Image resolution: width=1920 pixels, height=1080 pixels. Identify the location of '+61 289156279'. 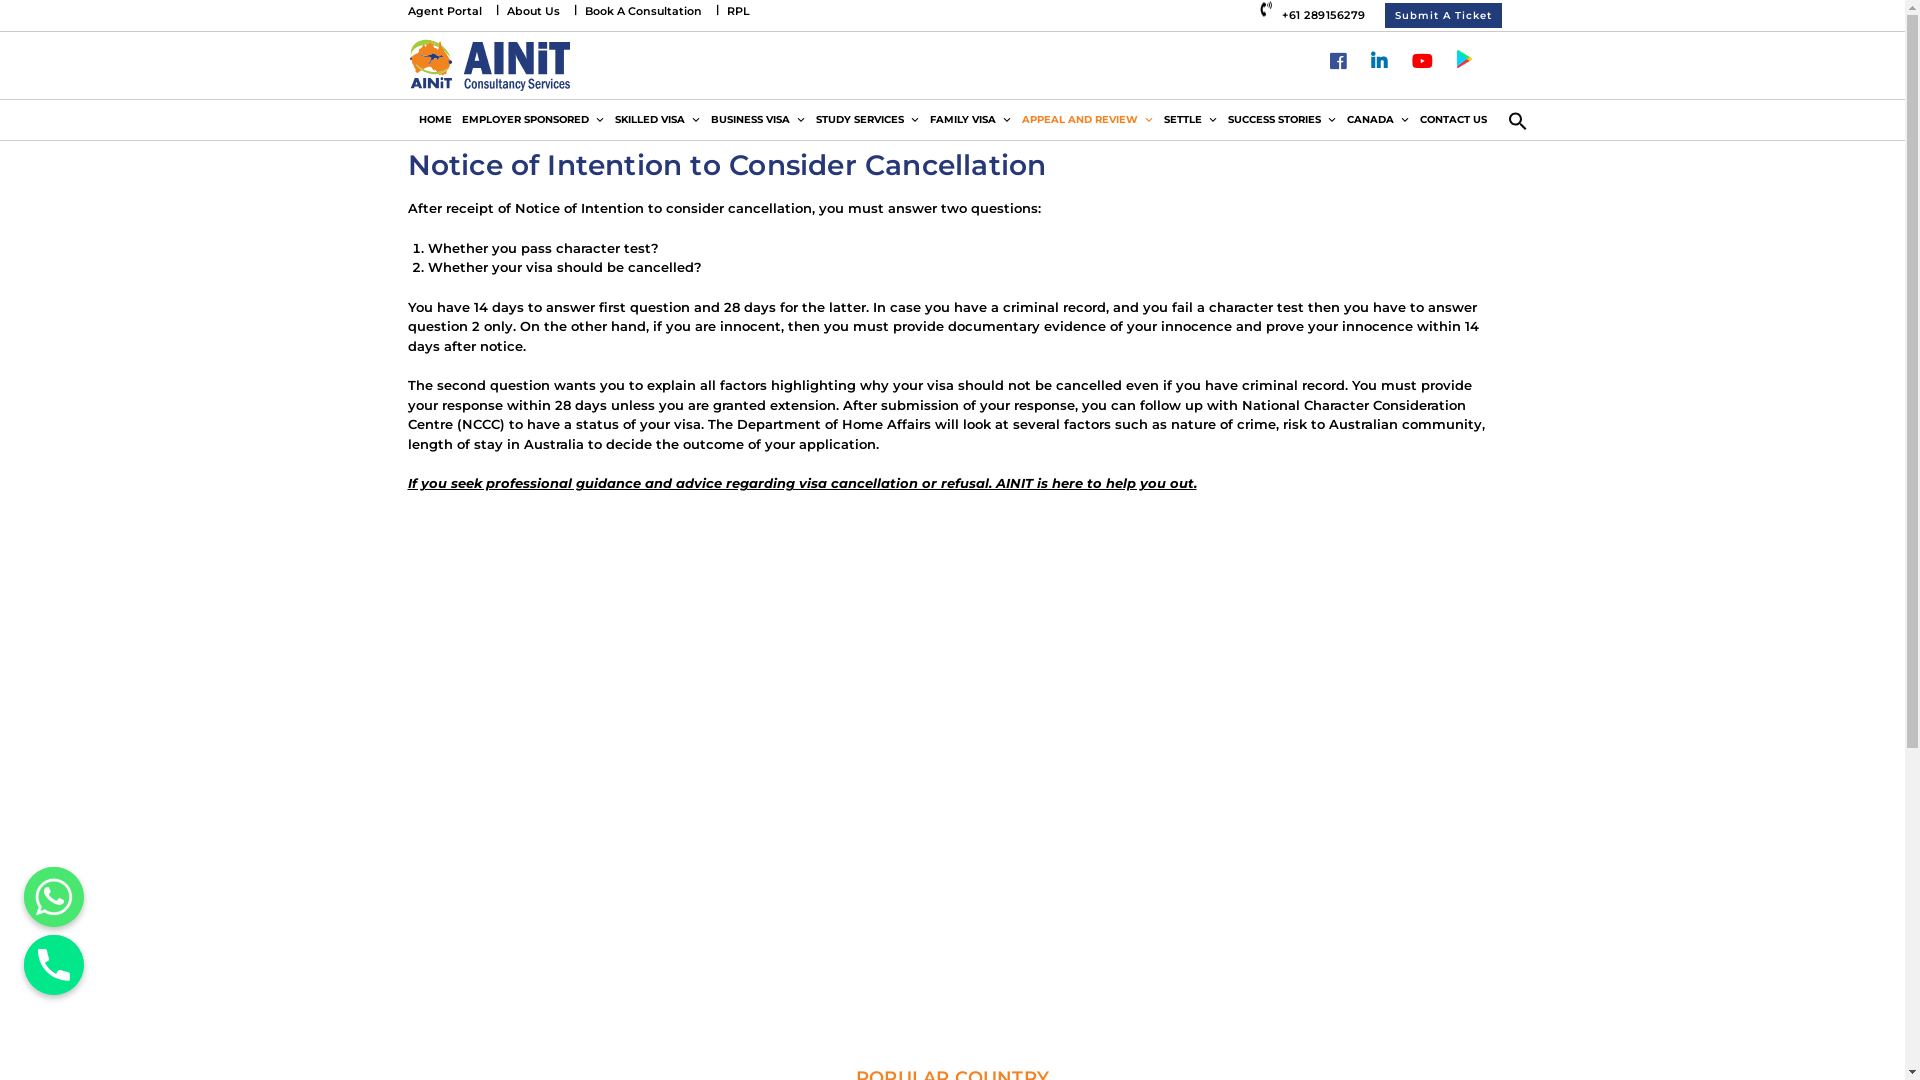
(1315, 14).